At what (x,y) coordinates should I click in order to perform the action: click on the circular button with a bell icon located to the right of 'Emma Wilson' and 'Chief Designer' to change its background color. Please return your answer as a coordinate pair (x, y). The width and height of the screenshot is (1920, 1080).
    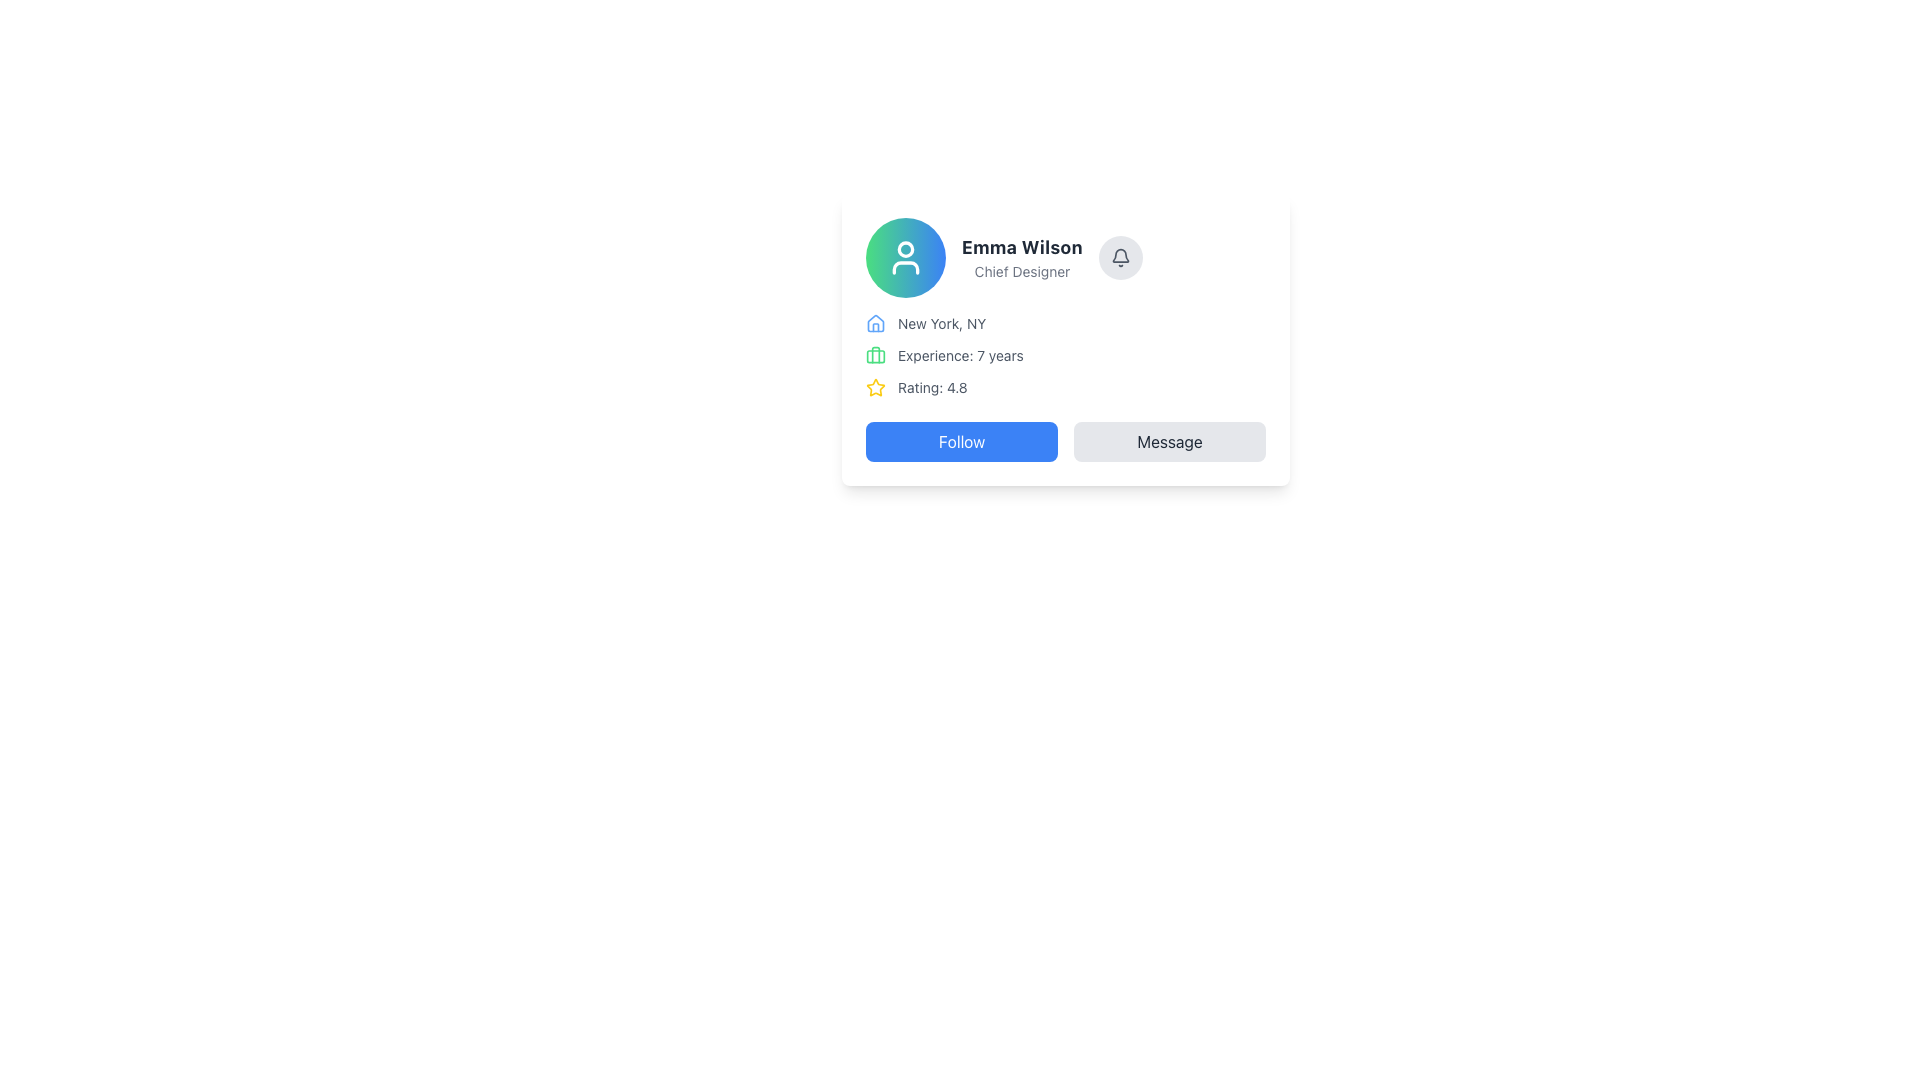
    Looking at the image, I should click on (1120, 257).